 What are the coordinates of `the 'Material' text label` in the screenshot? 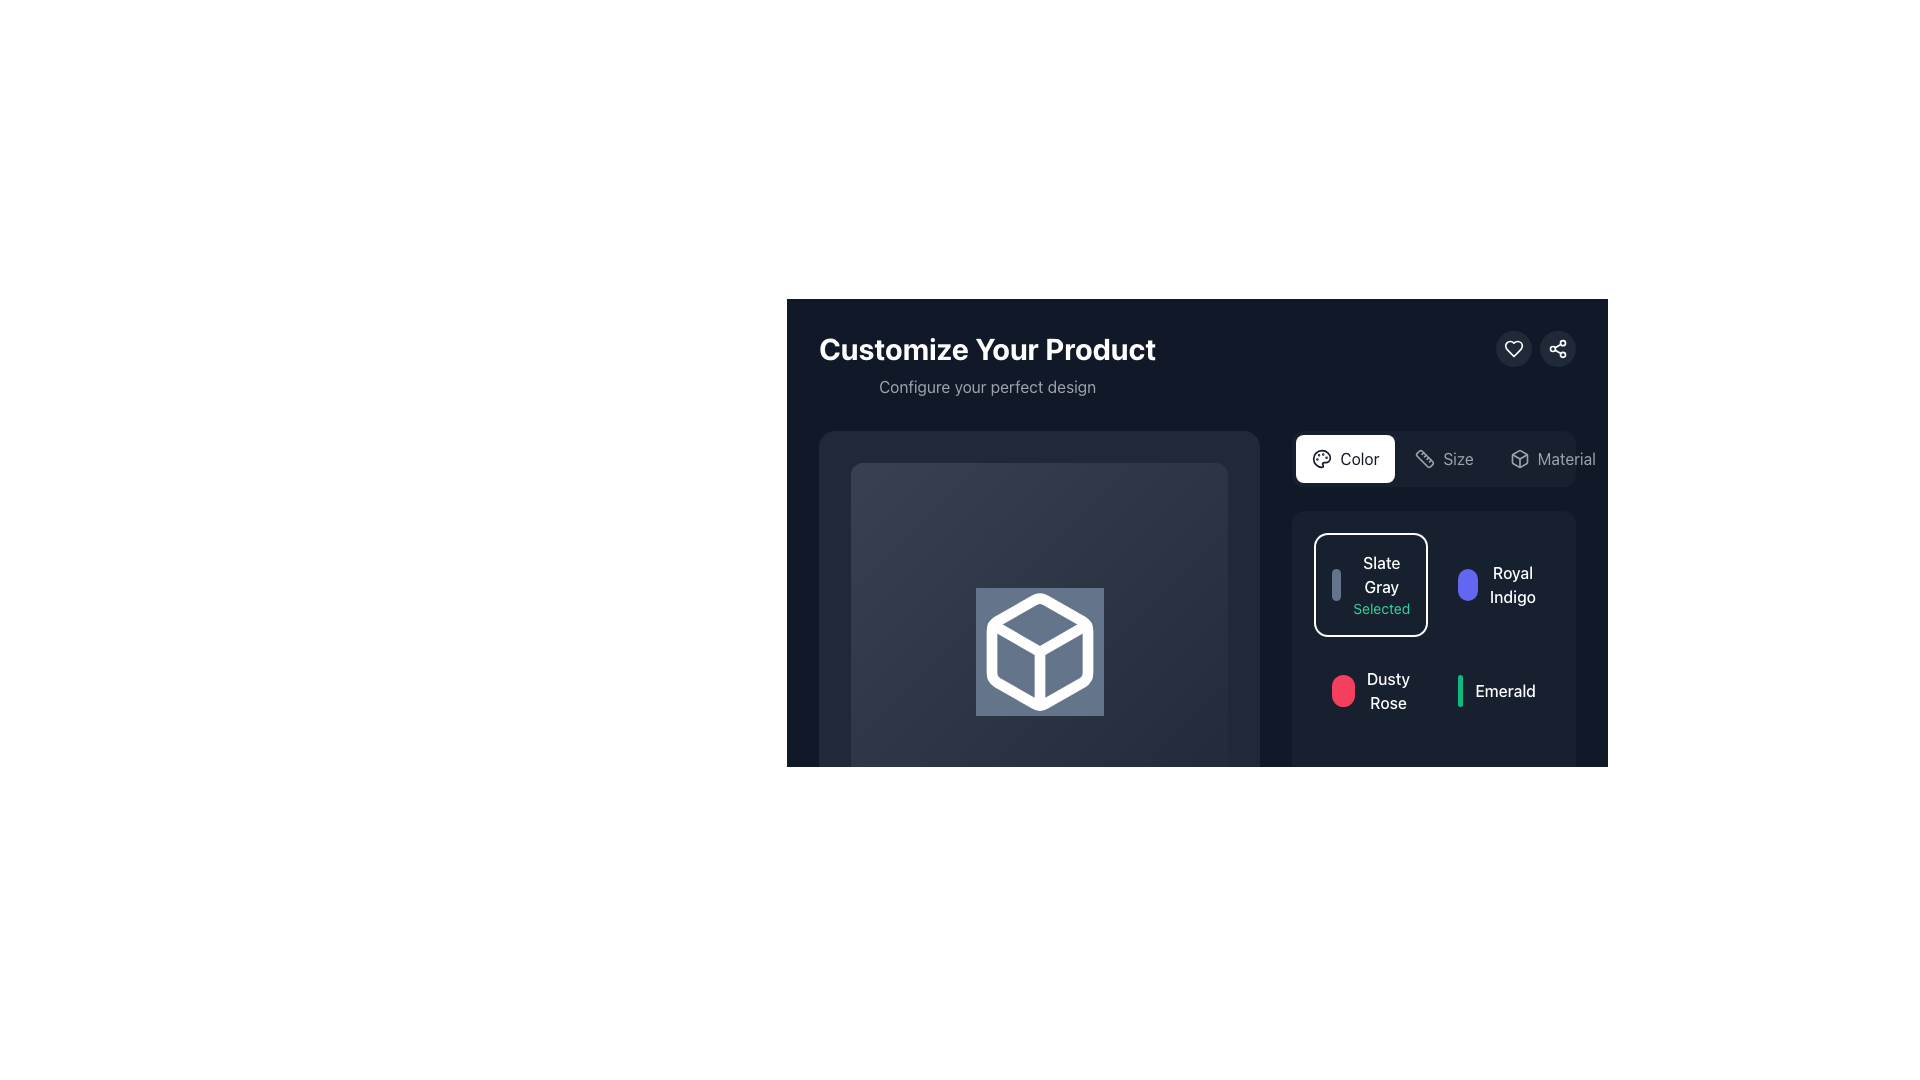 It's located at (1565, 459).